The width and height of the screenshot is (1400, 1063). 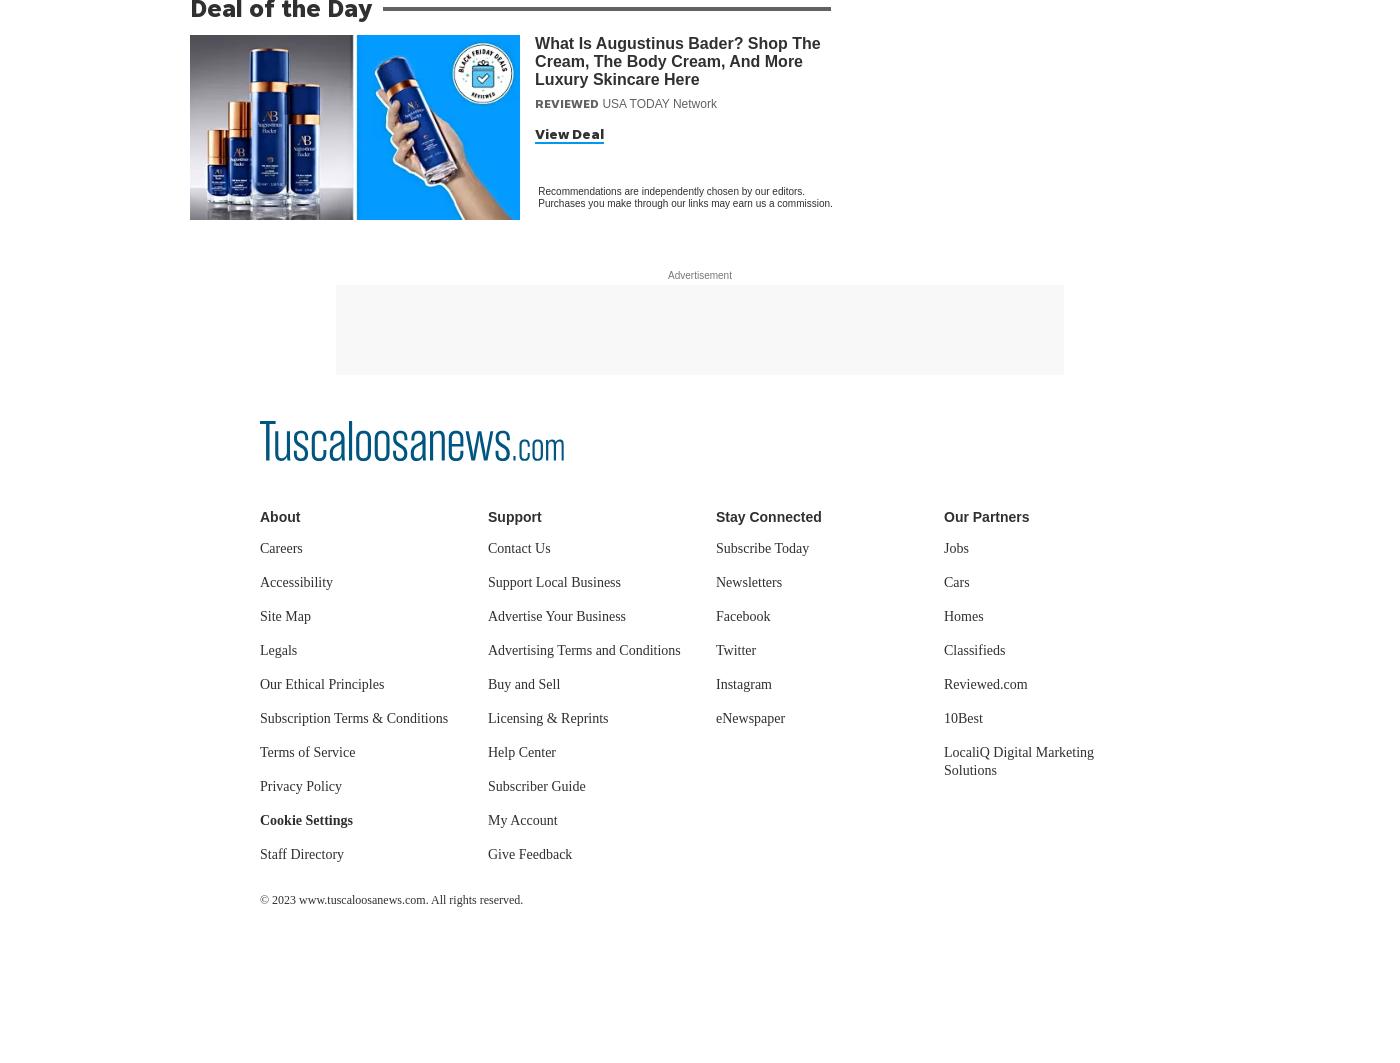 I want to click on 'Privacy Policy', so click(x=301, y=785).